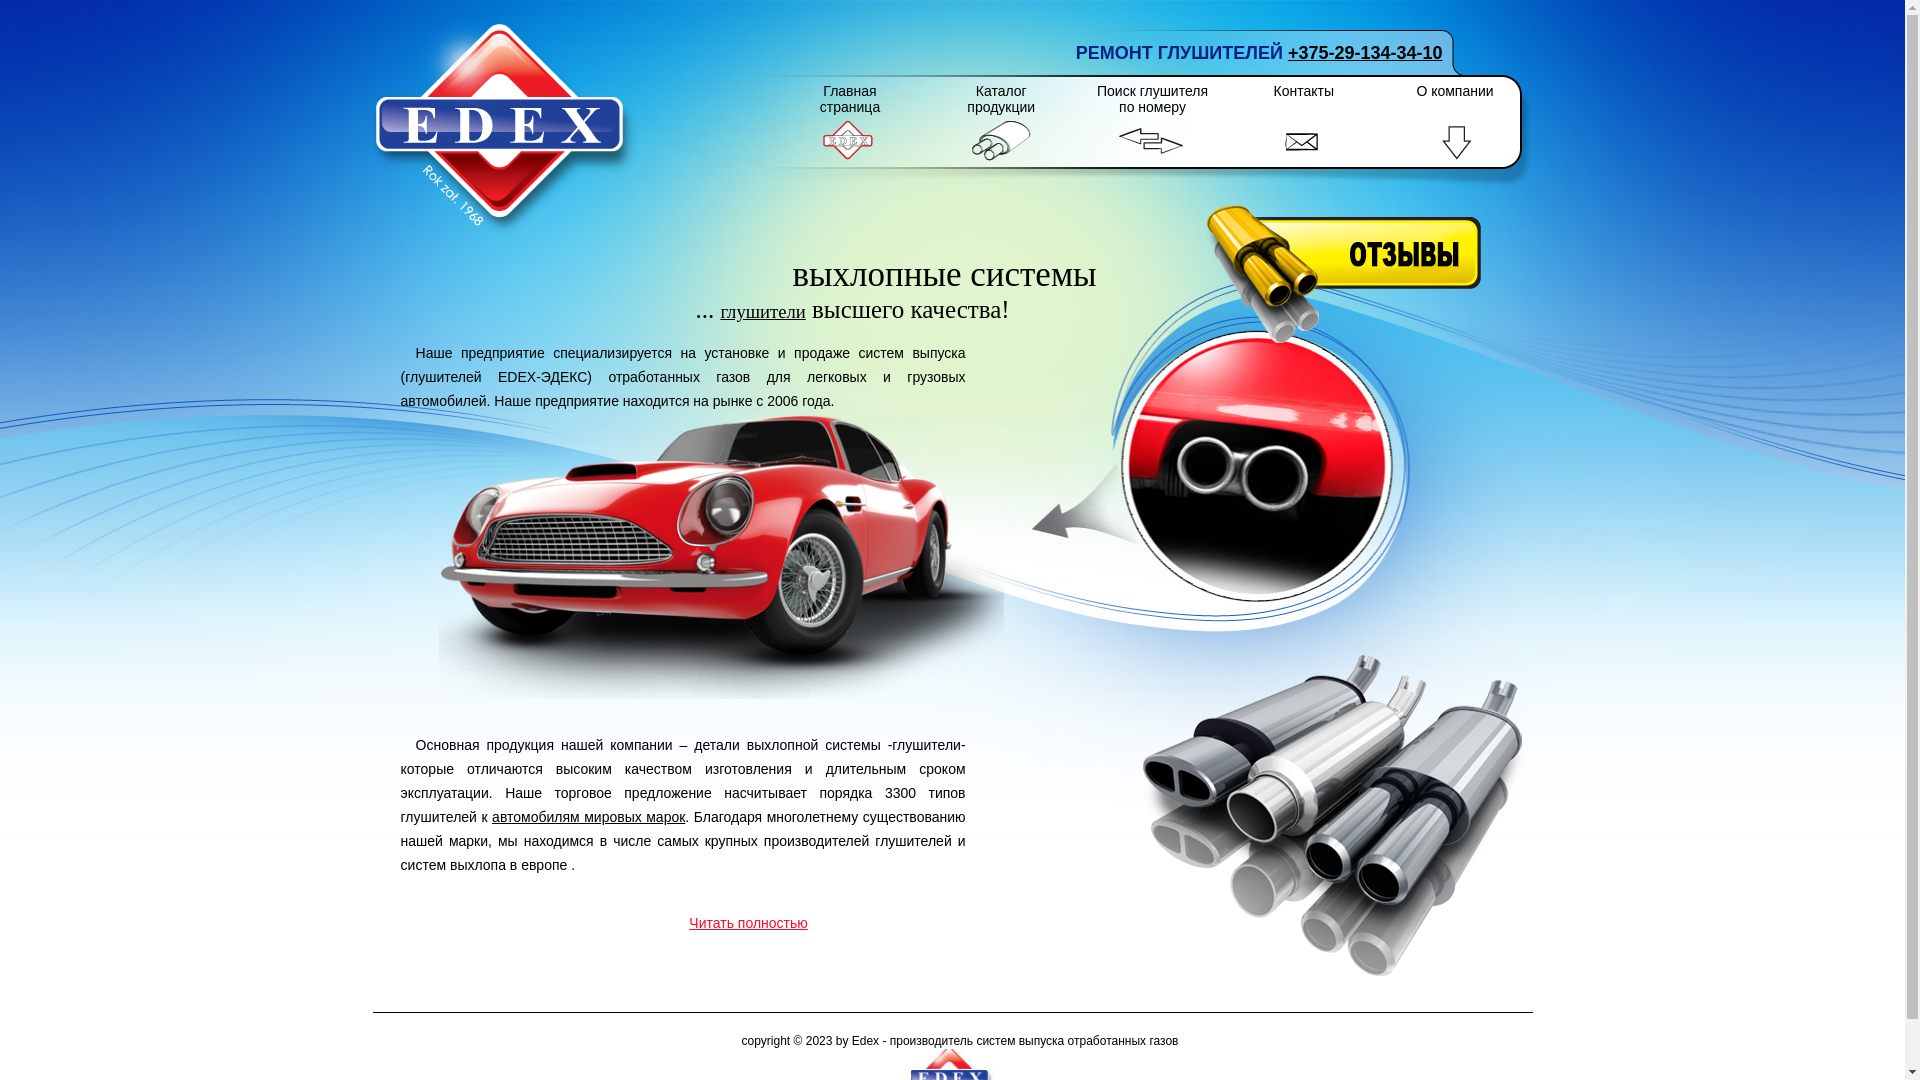 This screenshot has height=1080, width=1920. I want to click on 'Edex', so click(504, 127).